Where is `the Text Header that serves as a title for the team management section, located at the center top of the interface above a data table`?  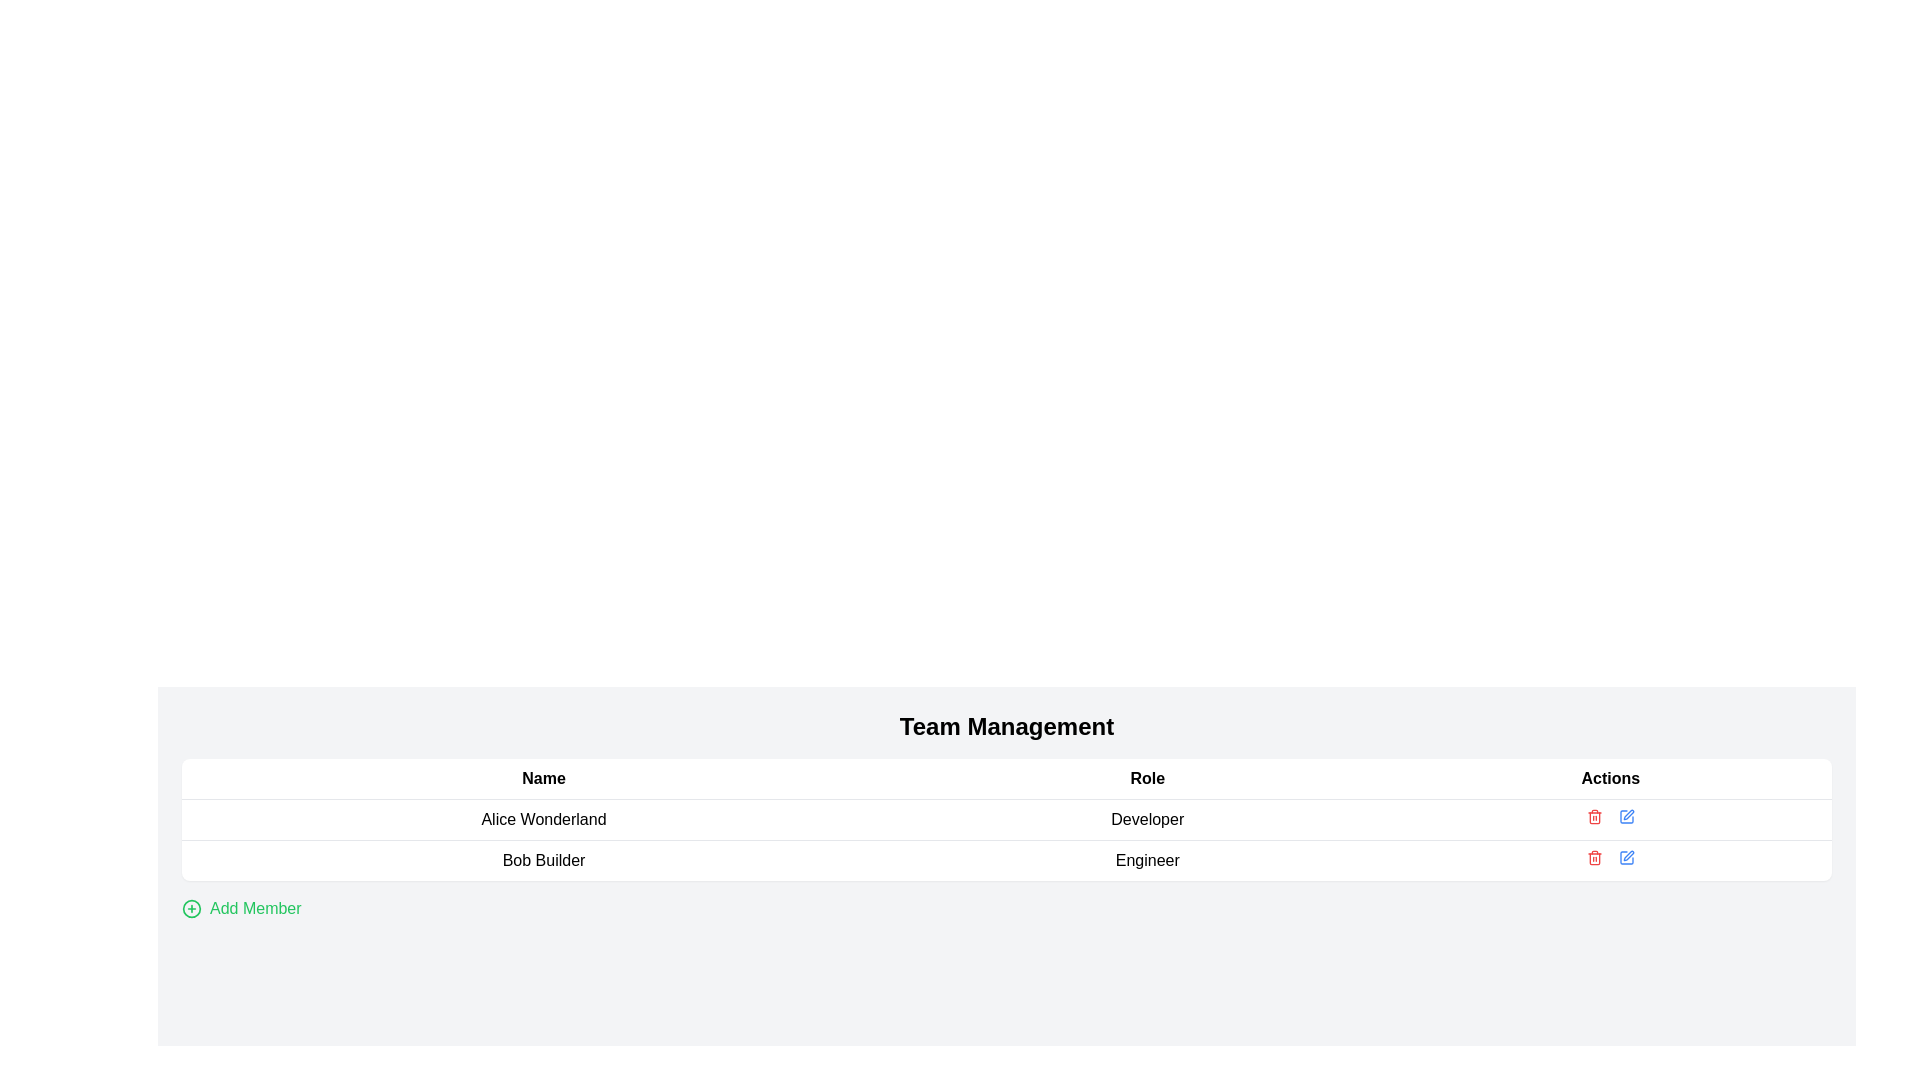
the Text Header that serves as a title for the team management section, located at the center top of the interface above a data table is located at coordinates (1007, 726).